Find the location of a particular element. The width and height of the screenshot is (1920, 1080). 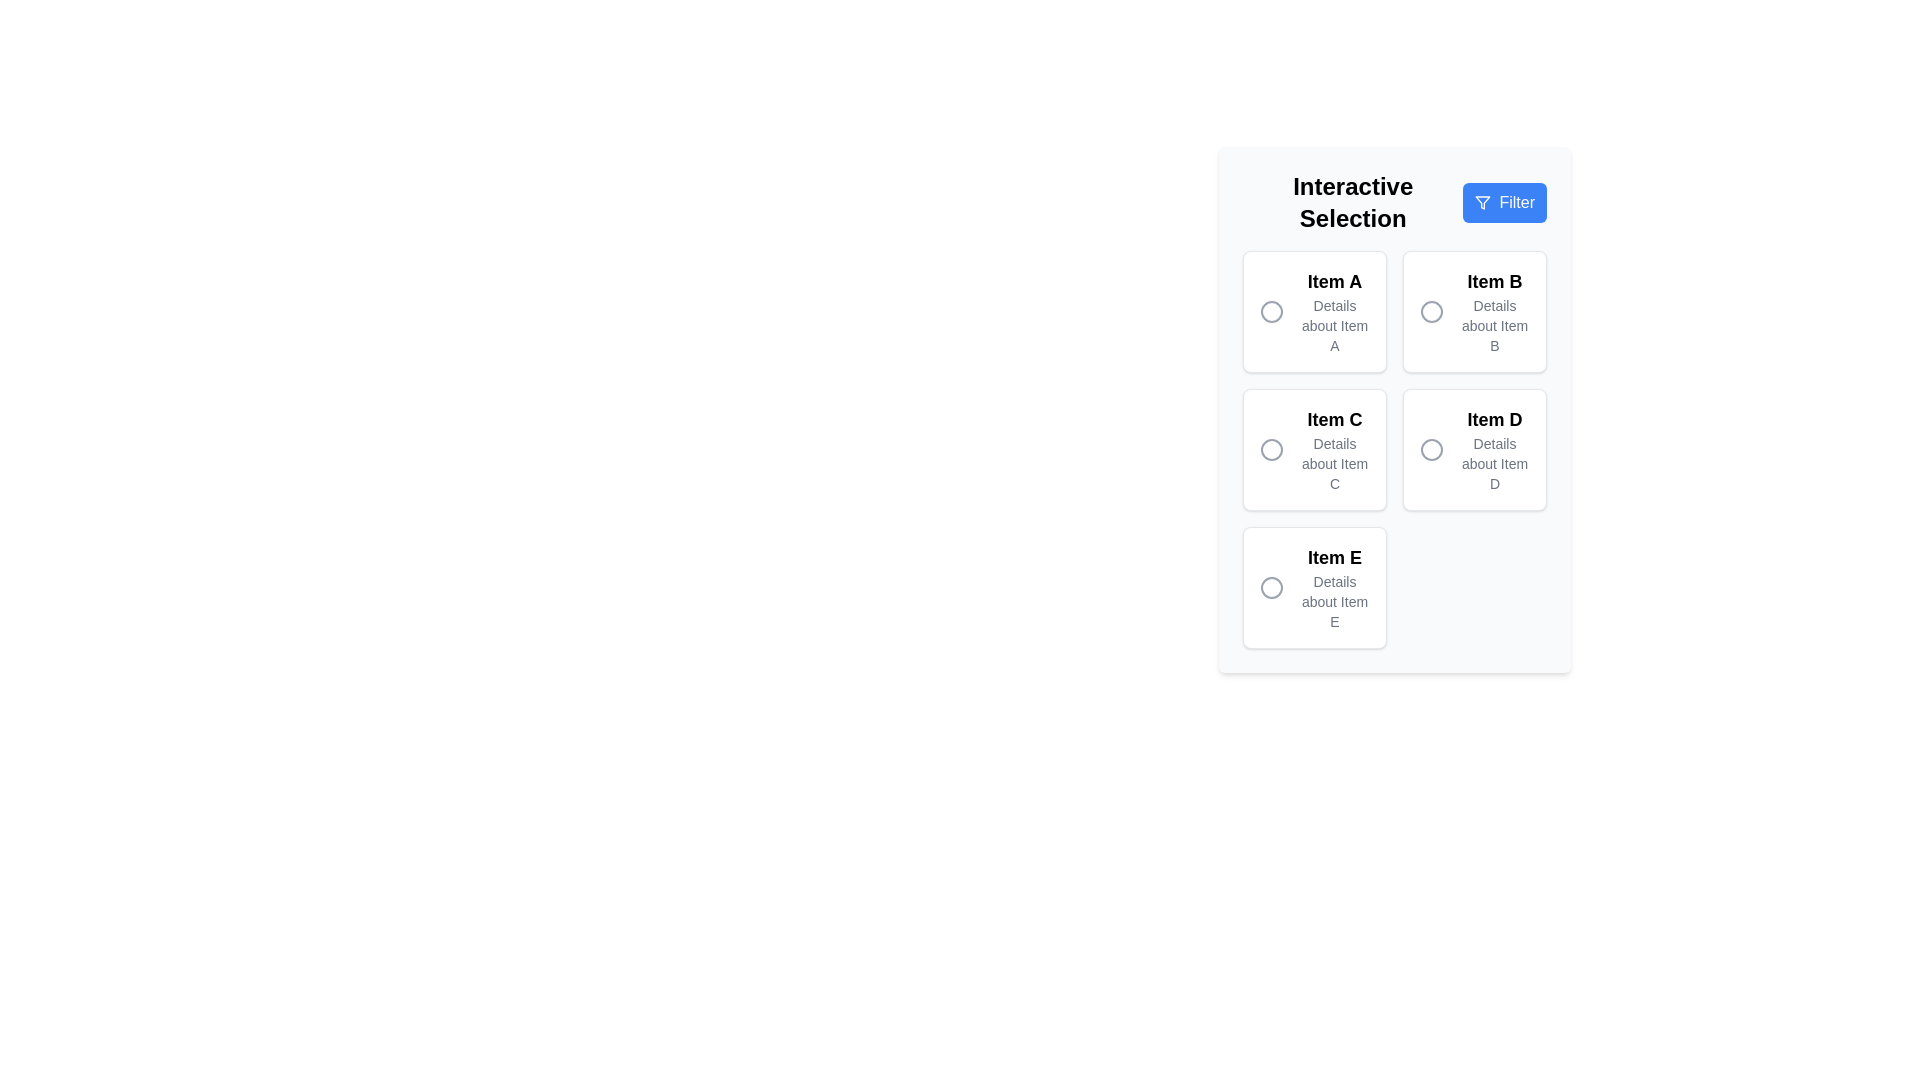

the bold-faced static text label reading 'Item B' located in the top-right quadrant of the card layout is located at coordinates (1494, 281).